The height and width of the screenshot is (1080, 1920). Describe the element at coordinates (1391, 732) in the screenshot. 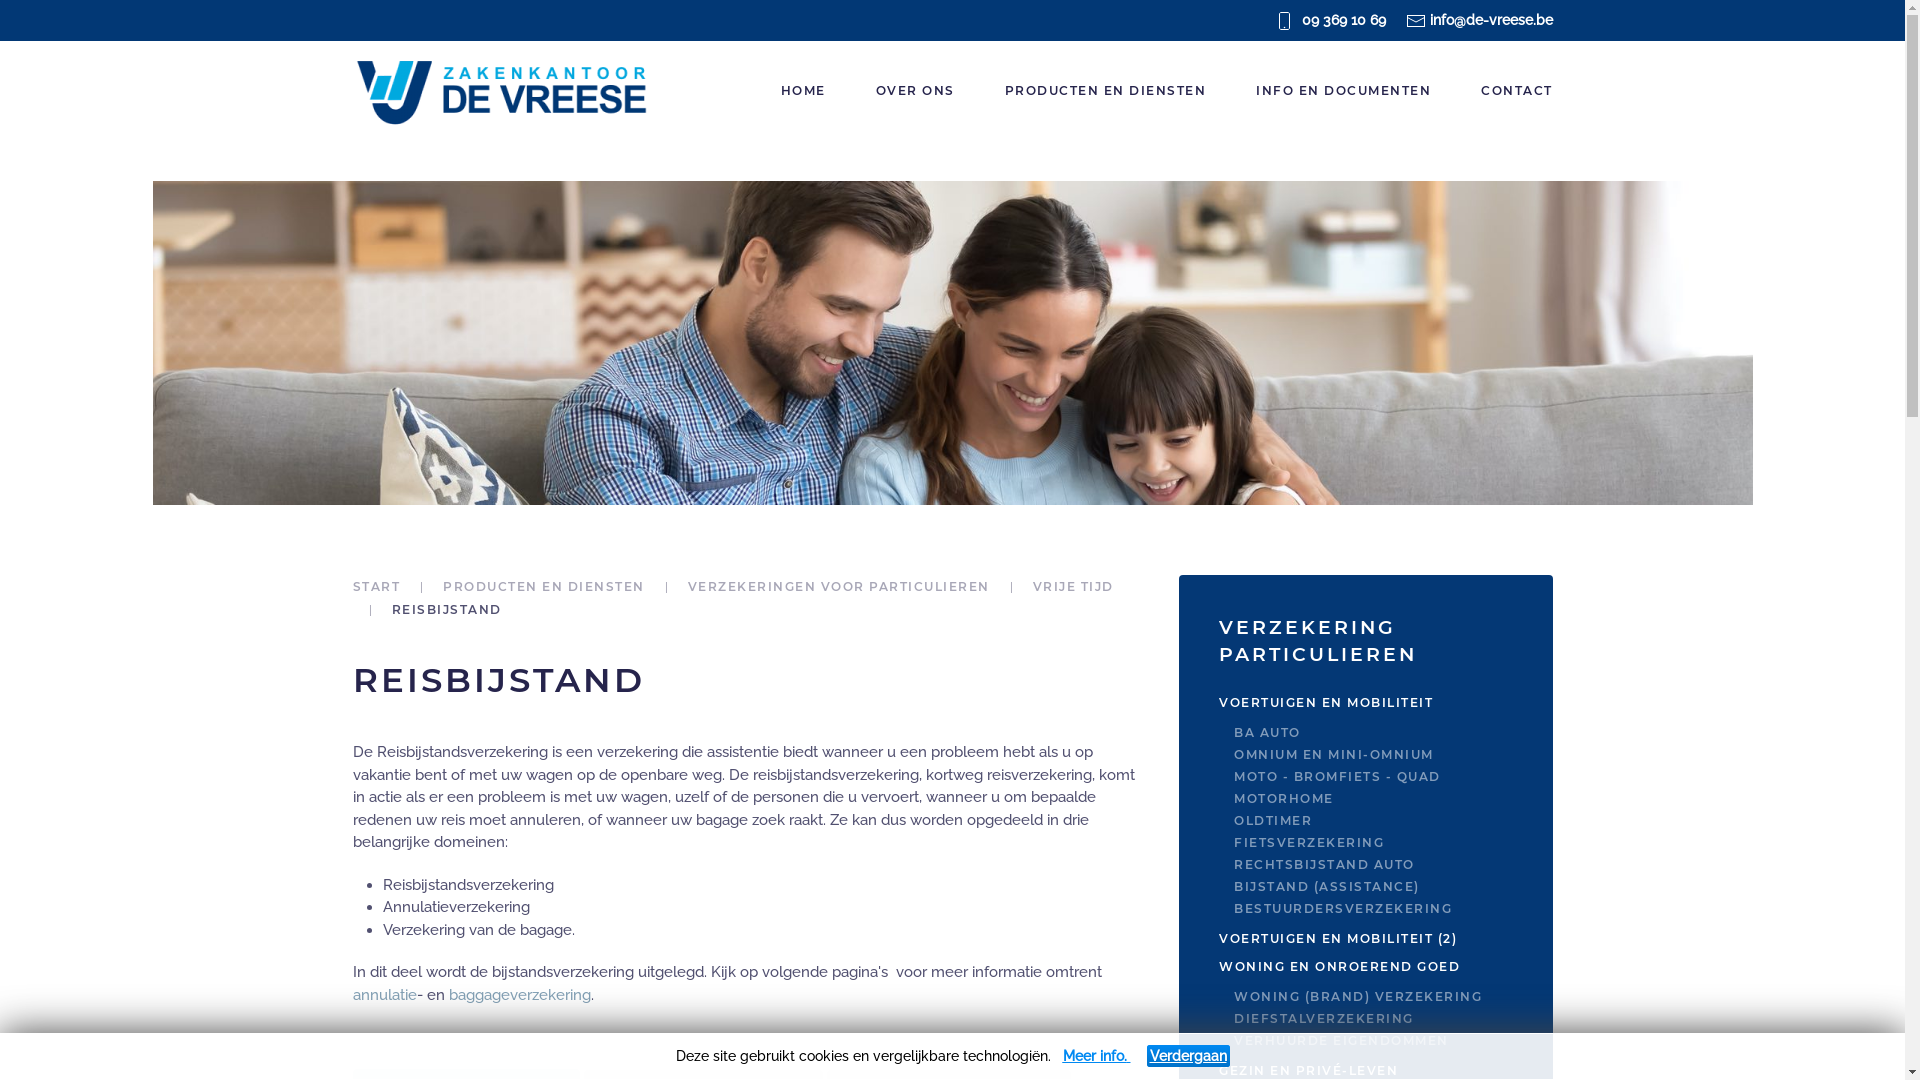

I see `'BA AUTO'` at that location.